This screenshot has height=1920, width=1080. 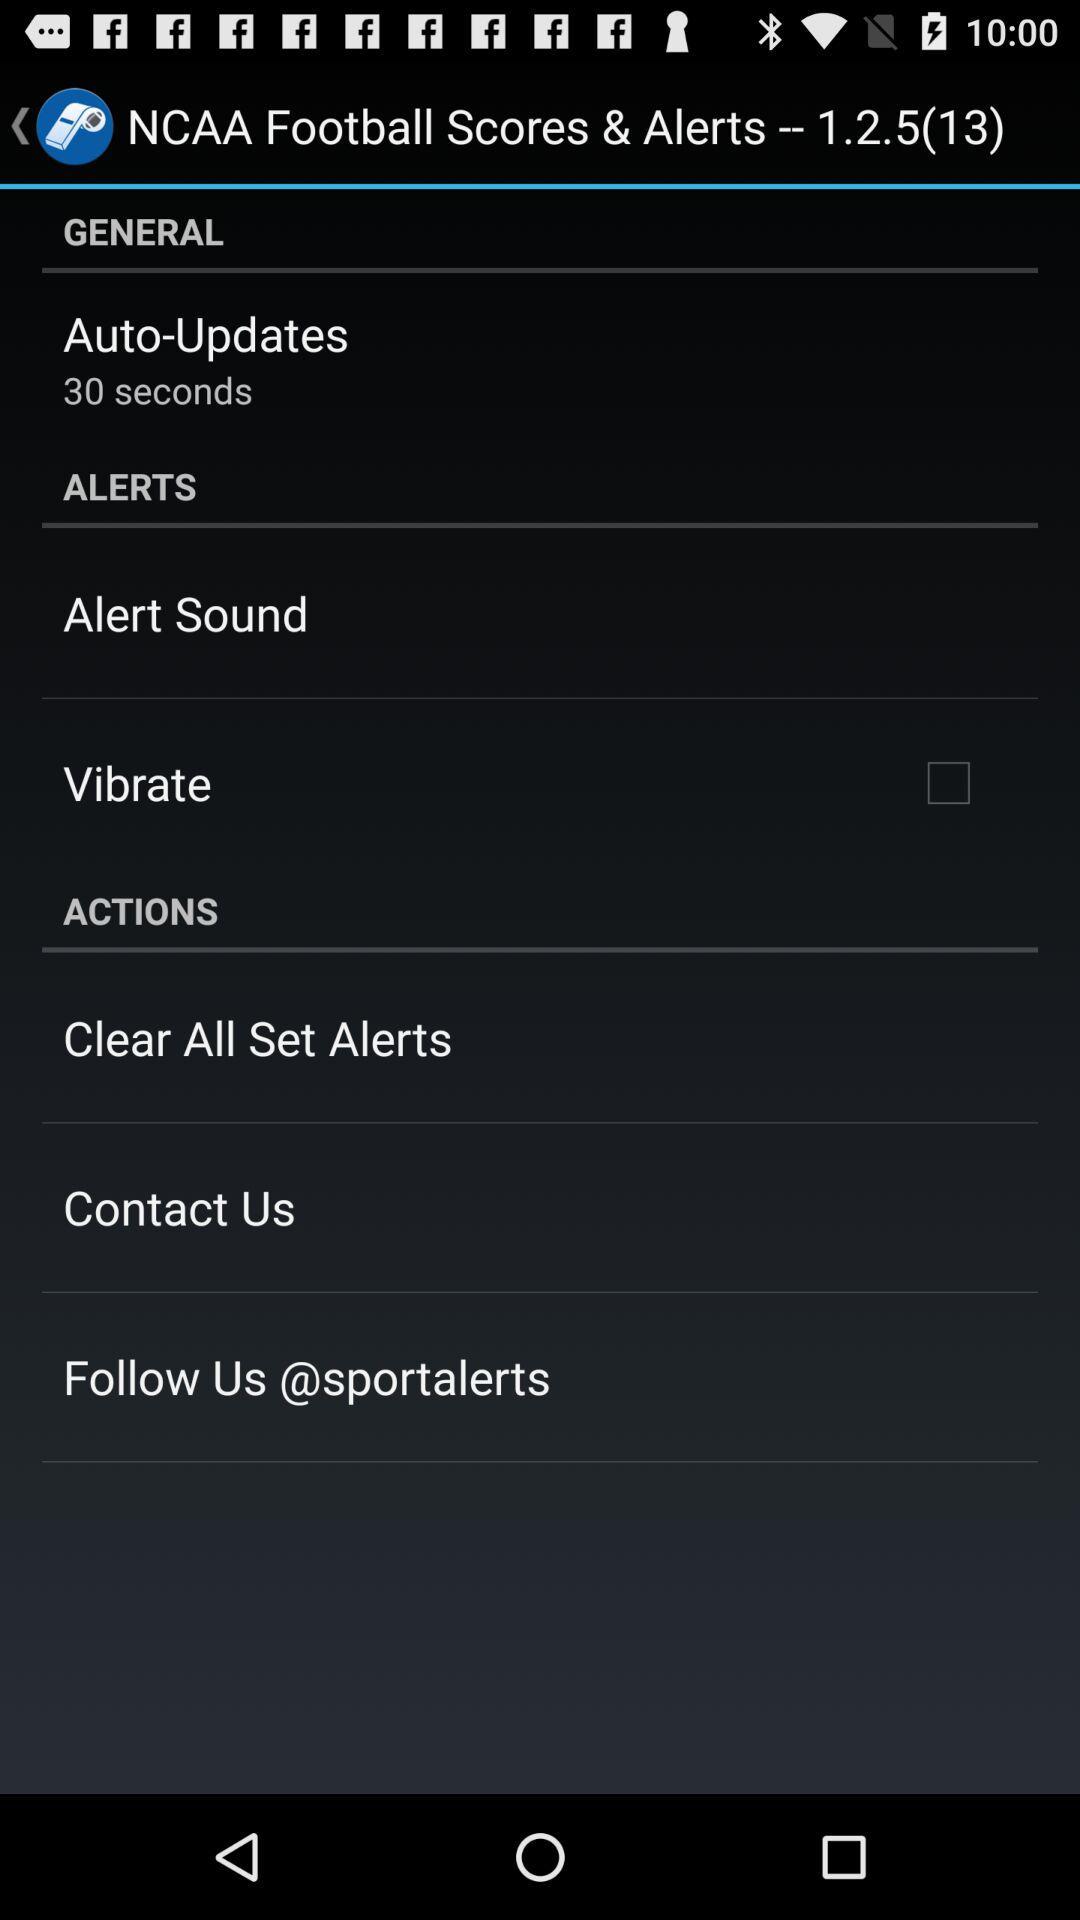 I want to click on icon below the alerts item, so click(x=185, y=612).